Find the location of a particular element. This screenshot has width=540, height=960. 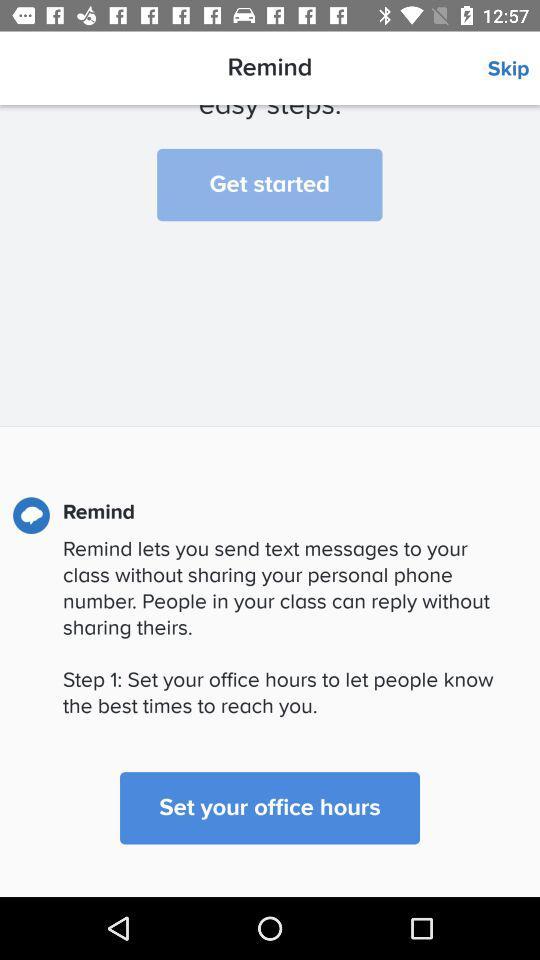

the skip icon is located at coordinates (513, 69).